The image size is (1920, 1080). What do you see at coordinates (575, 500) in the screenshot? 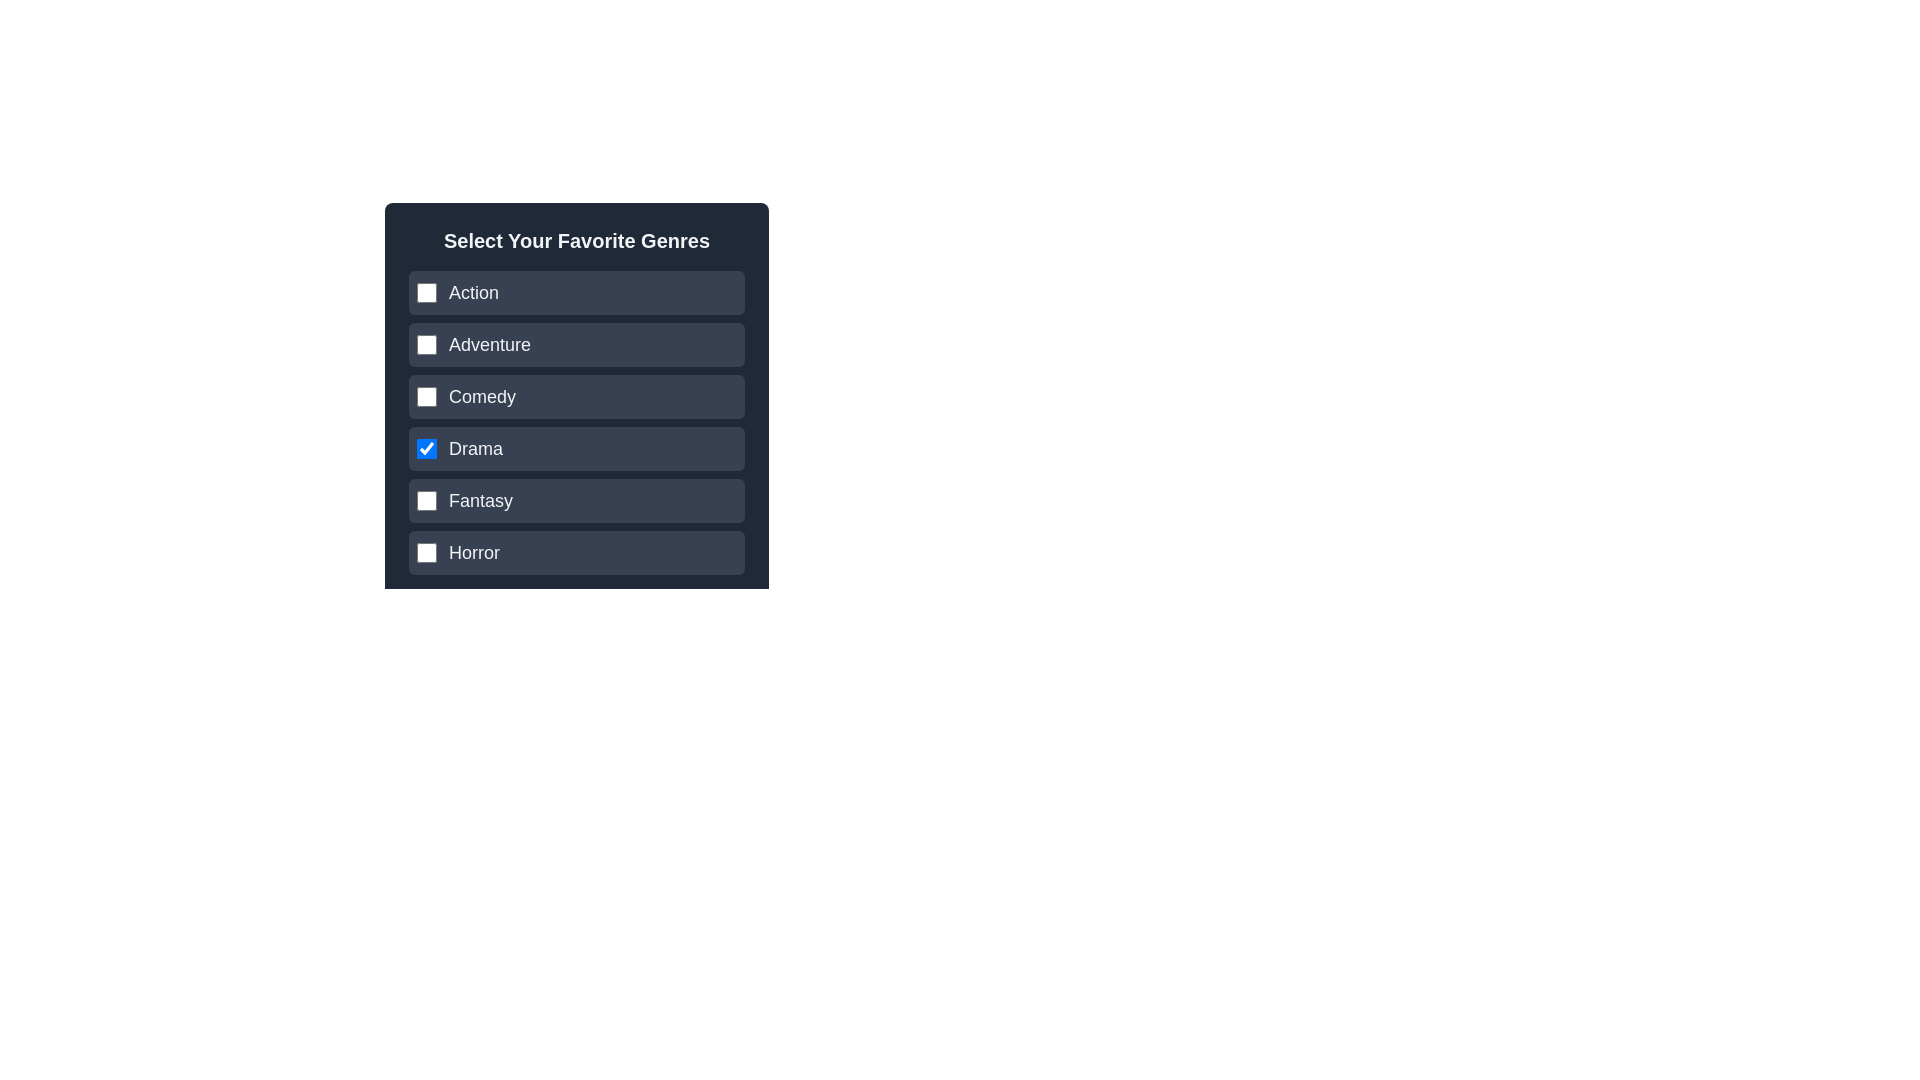
I see `the 'Fantasy' category checkbox in the selectable row by` at bounding box center [575, 500].